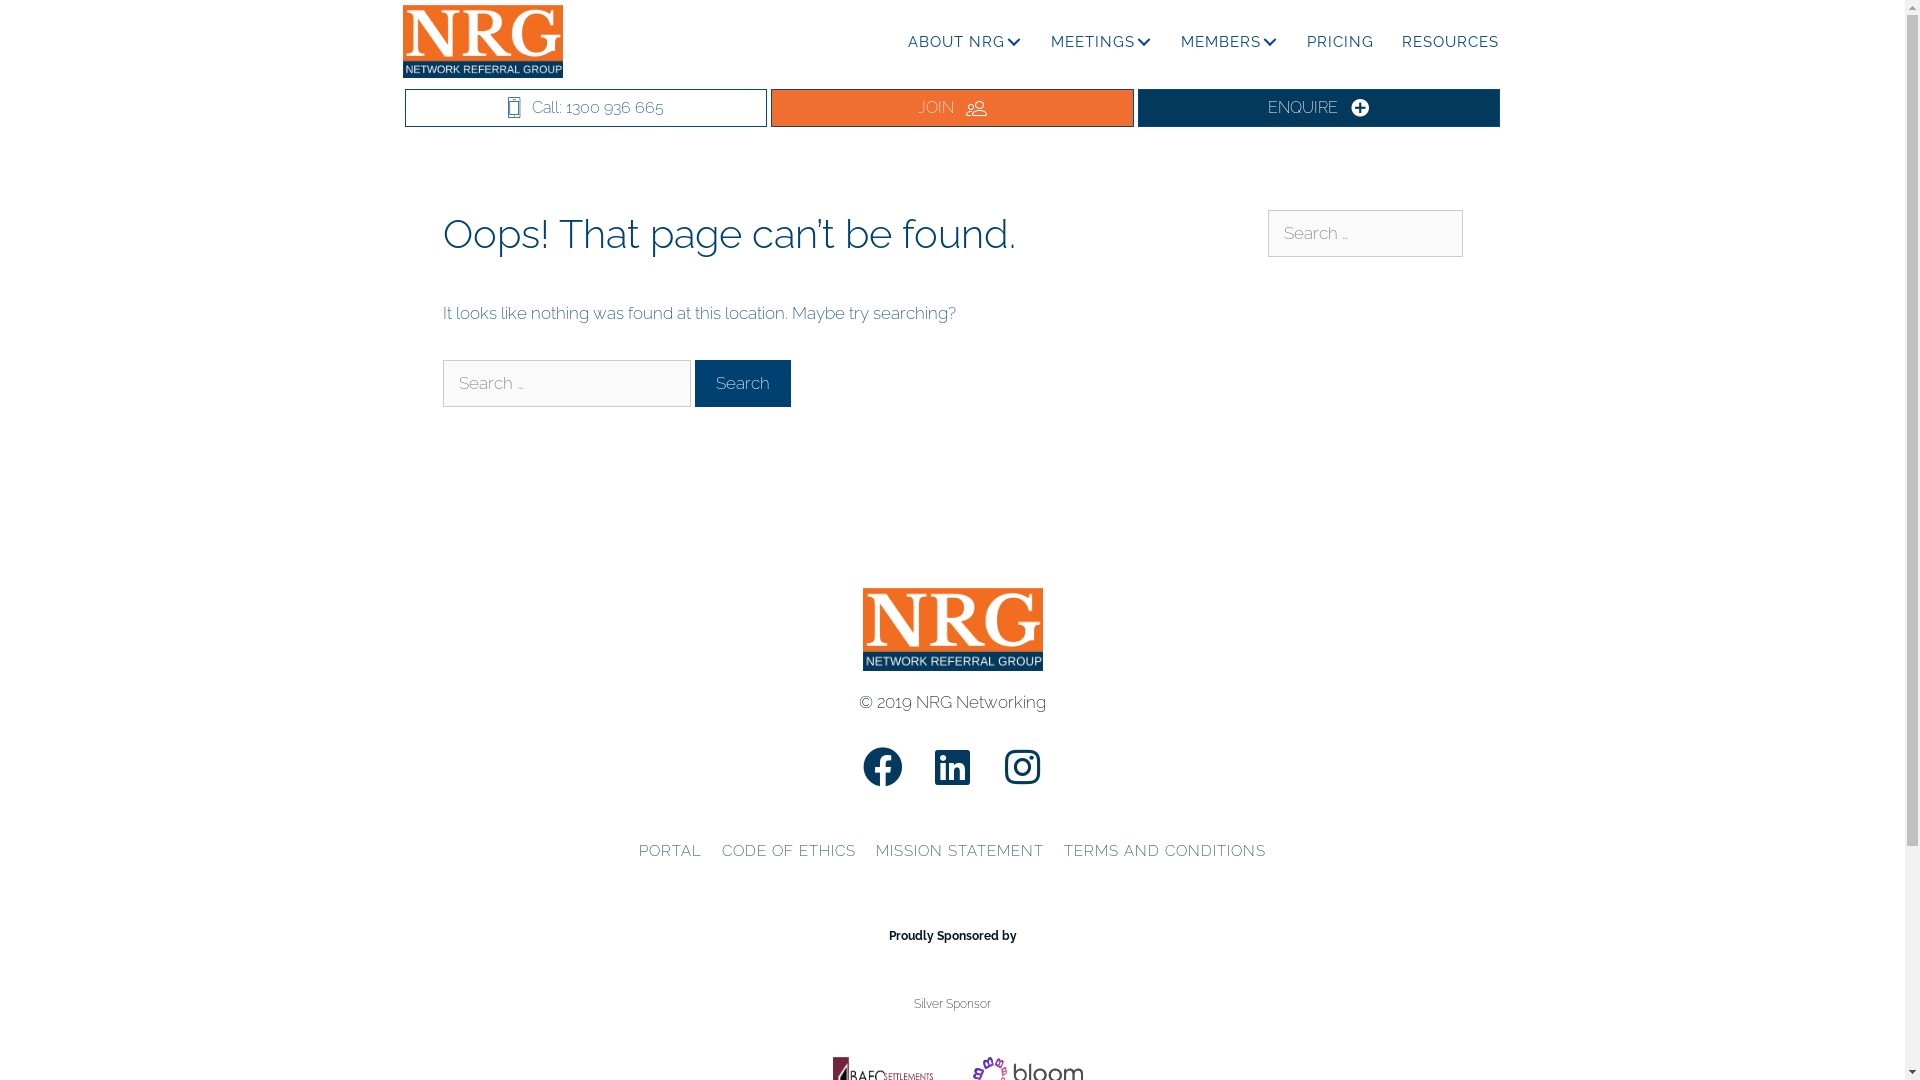 This screenshot has height=1080, width=1920. Describe the element at coordinates (670, 852) in the screenshot. I see `'PORTAL'` at that location.